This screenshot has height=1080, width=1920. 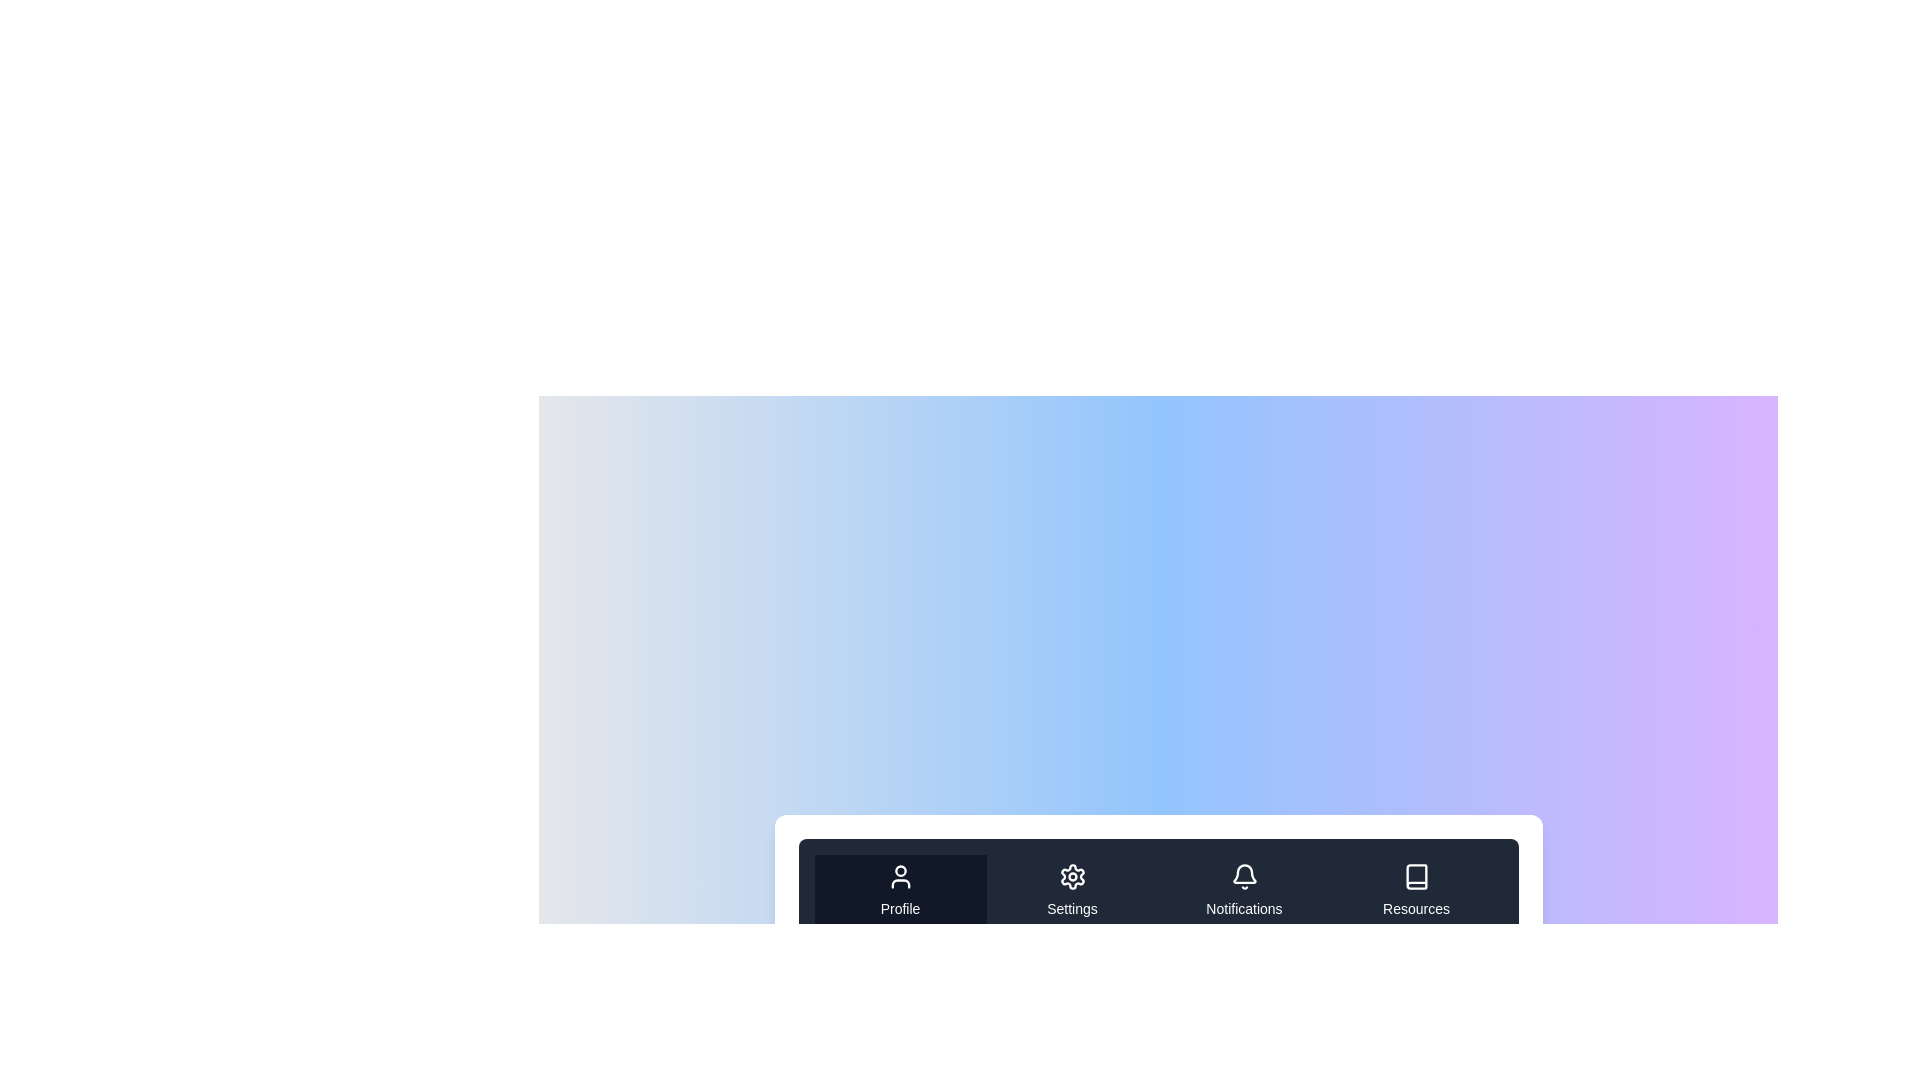 What do you see at coordinates (1243, 890) in the screenshot?
I see `the tab labeled Notifications to highlight it` at bounding box center [1243, 890].